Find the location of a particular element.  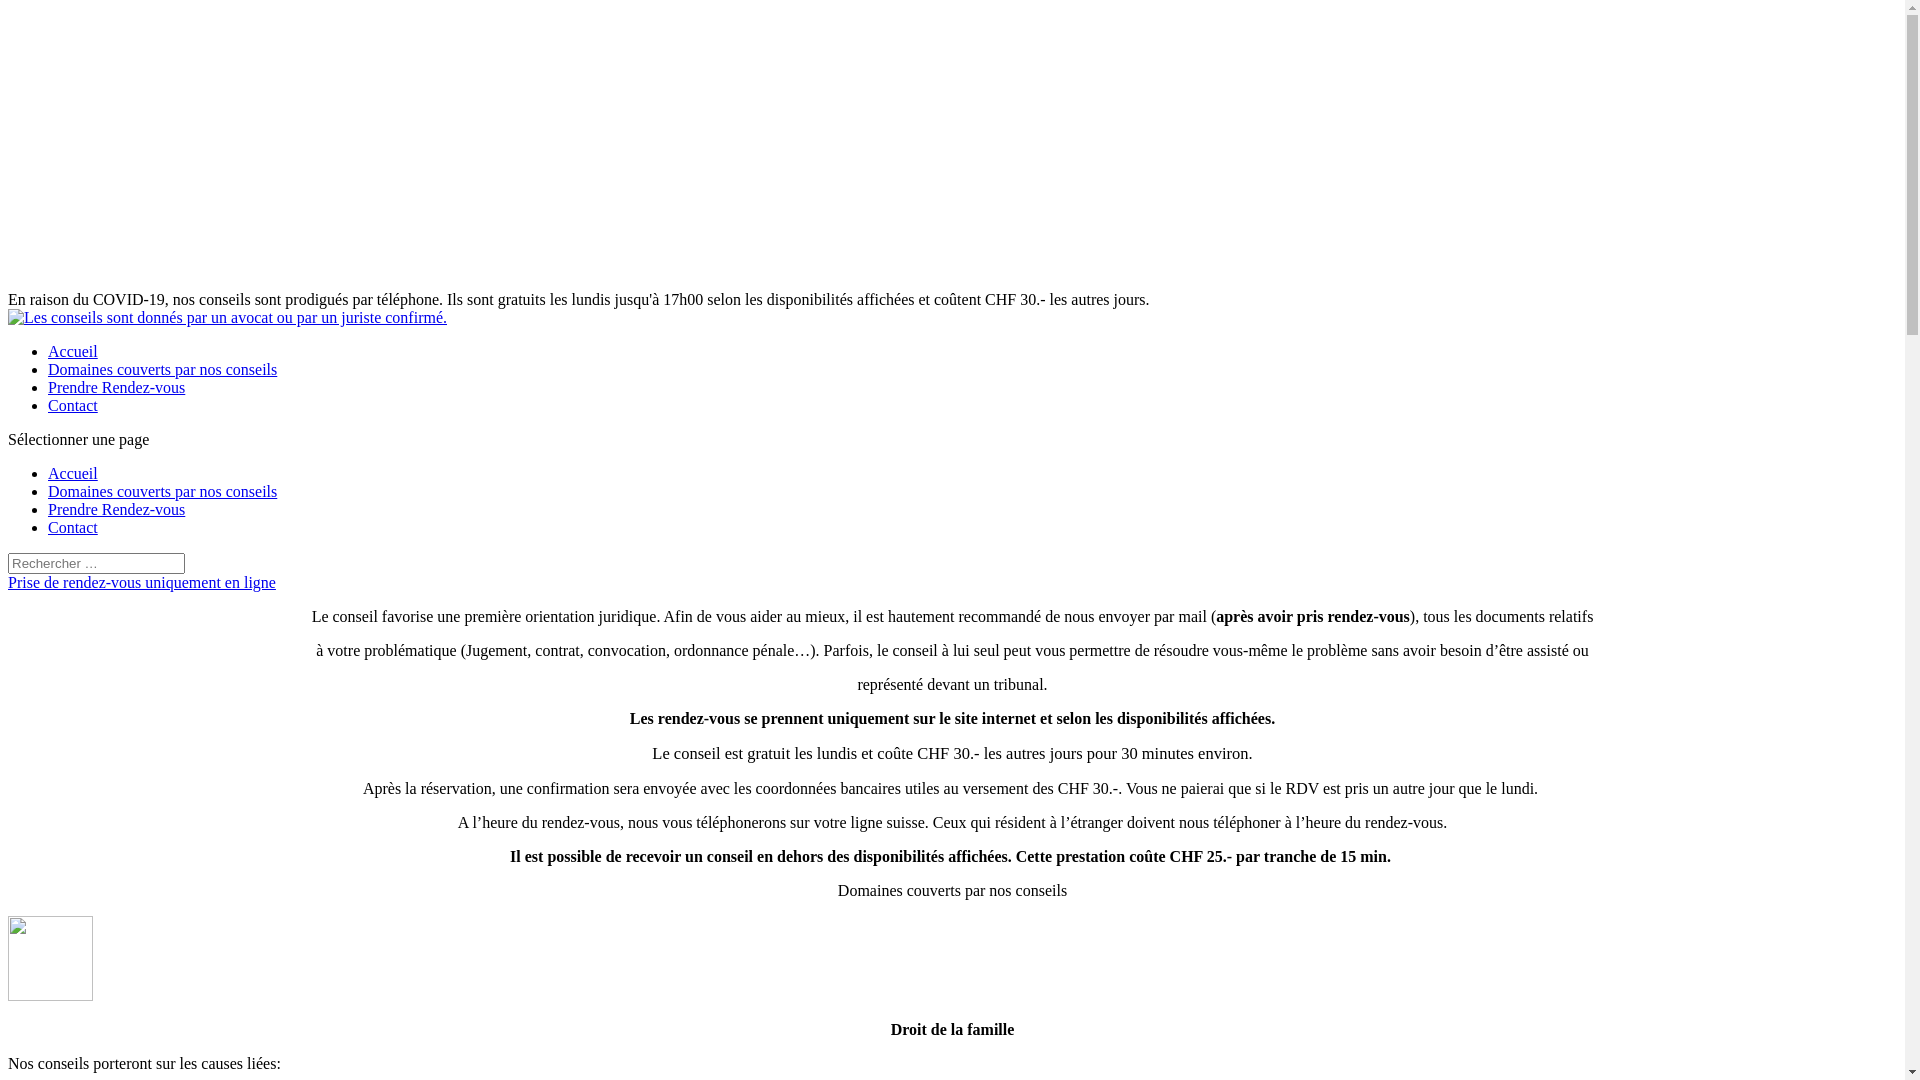

'Domaines couverts par nos conseils' is located at coordinates (162, 491).